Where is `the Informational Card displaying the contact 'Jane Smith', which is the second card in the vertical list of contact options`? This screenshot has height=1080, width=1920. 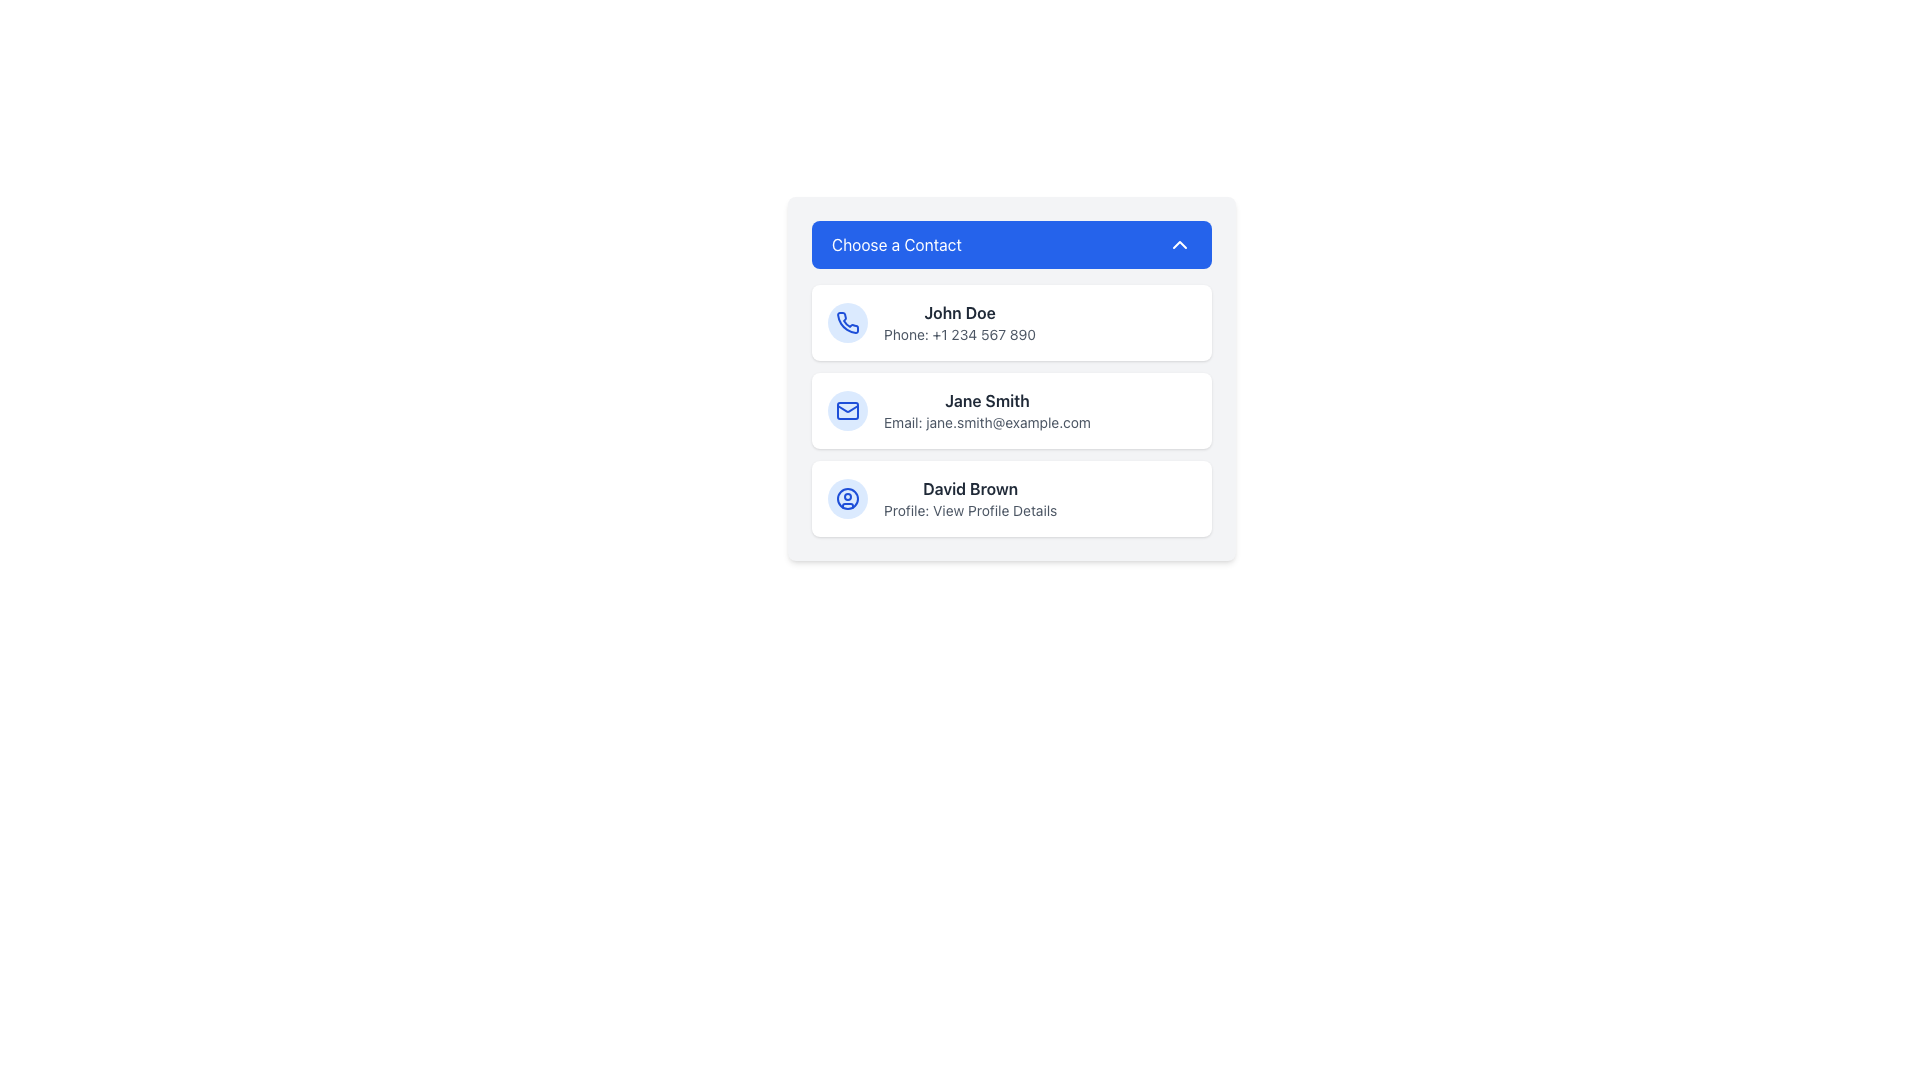
the Informational Card displaying the contact 'Jane Smith', which is the second card in the vertical list of contact options is located at coordinates (1012, 410).